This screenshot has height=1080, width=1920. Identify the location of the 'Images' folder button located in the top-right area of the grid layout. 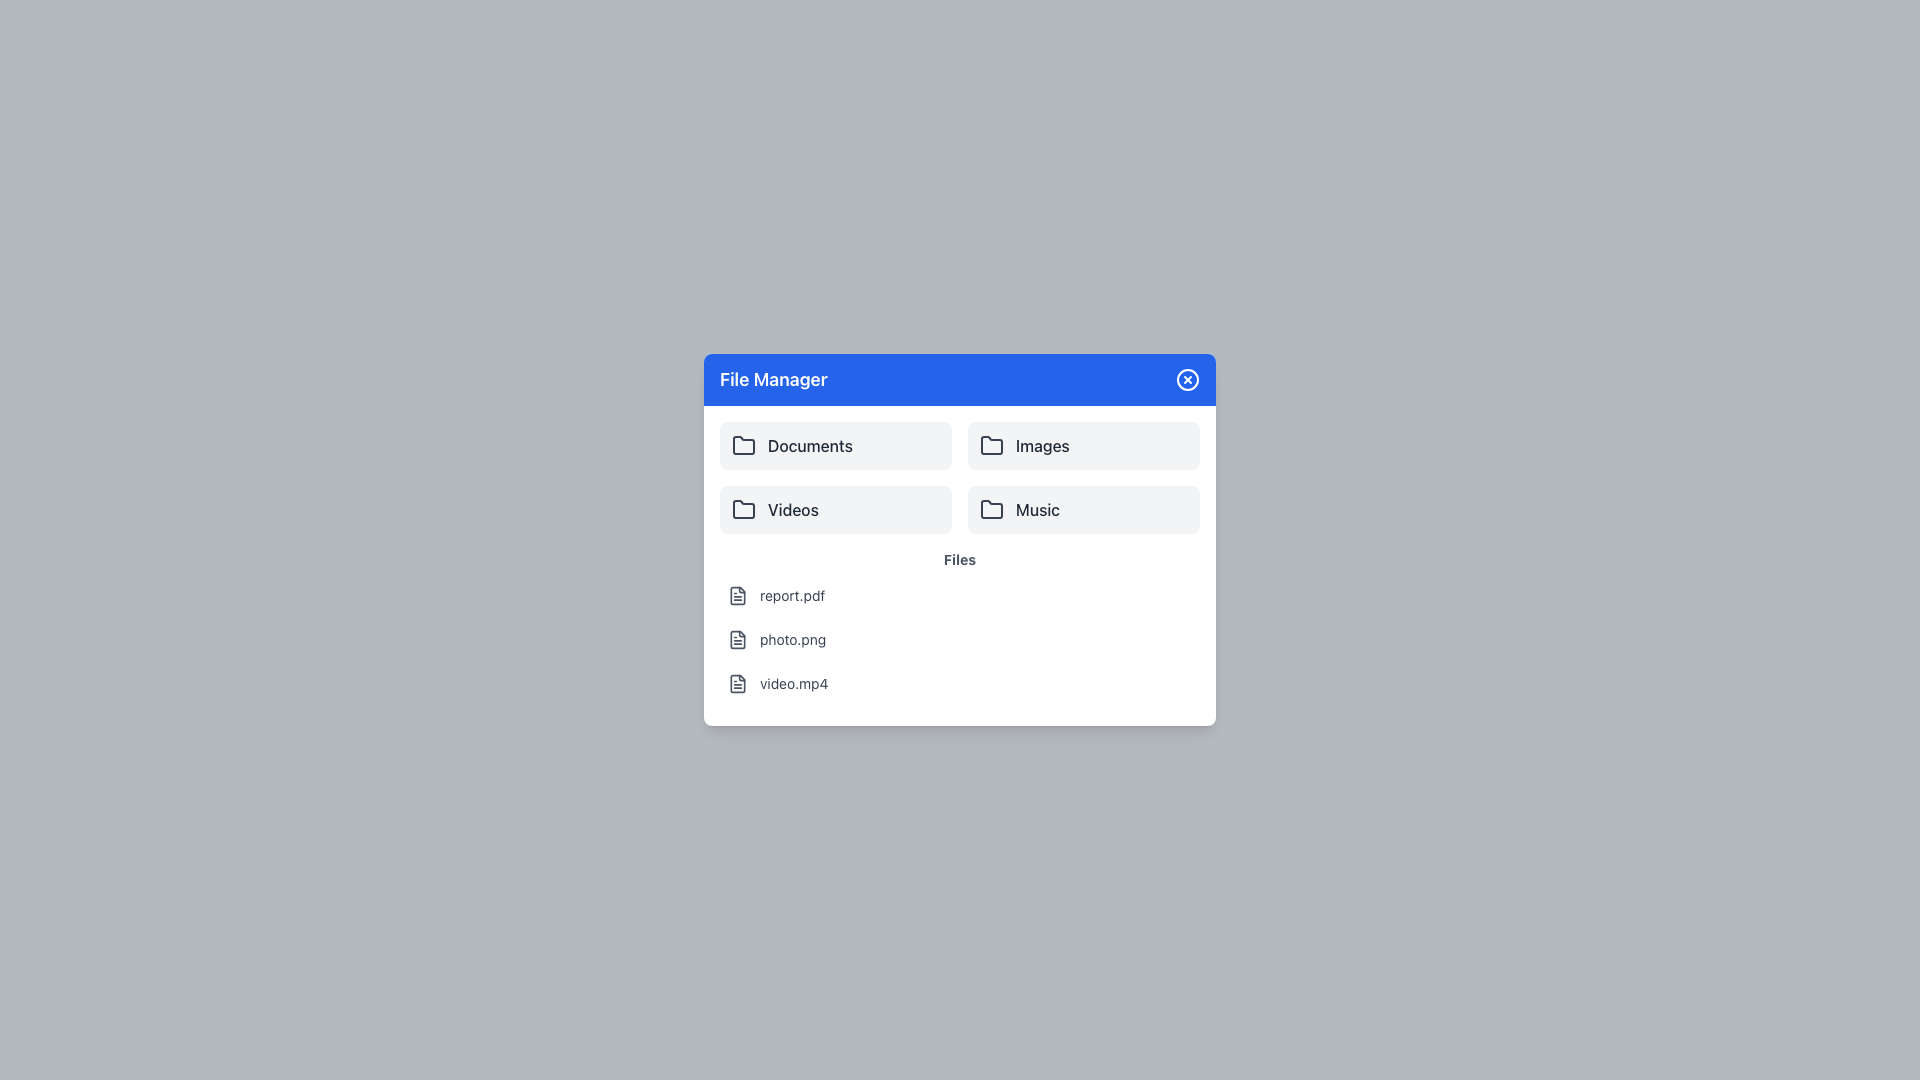
(1083, 445).